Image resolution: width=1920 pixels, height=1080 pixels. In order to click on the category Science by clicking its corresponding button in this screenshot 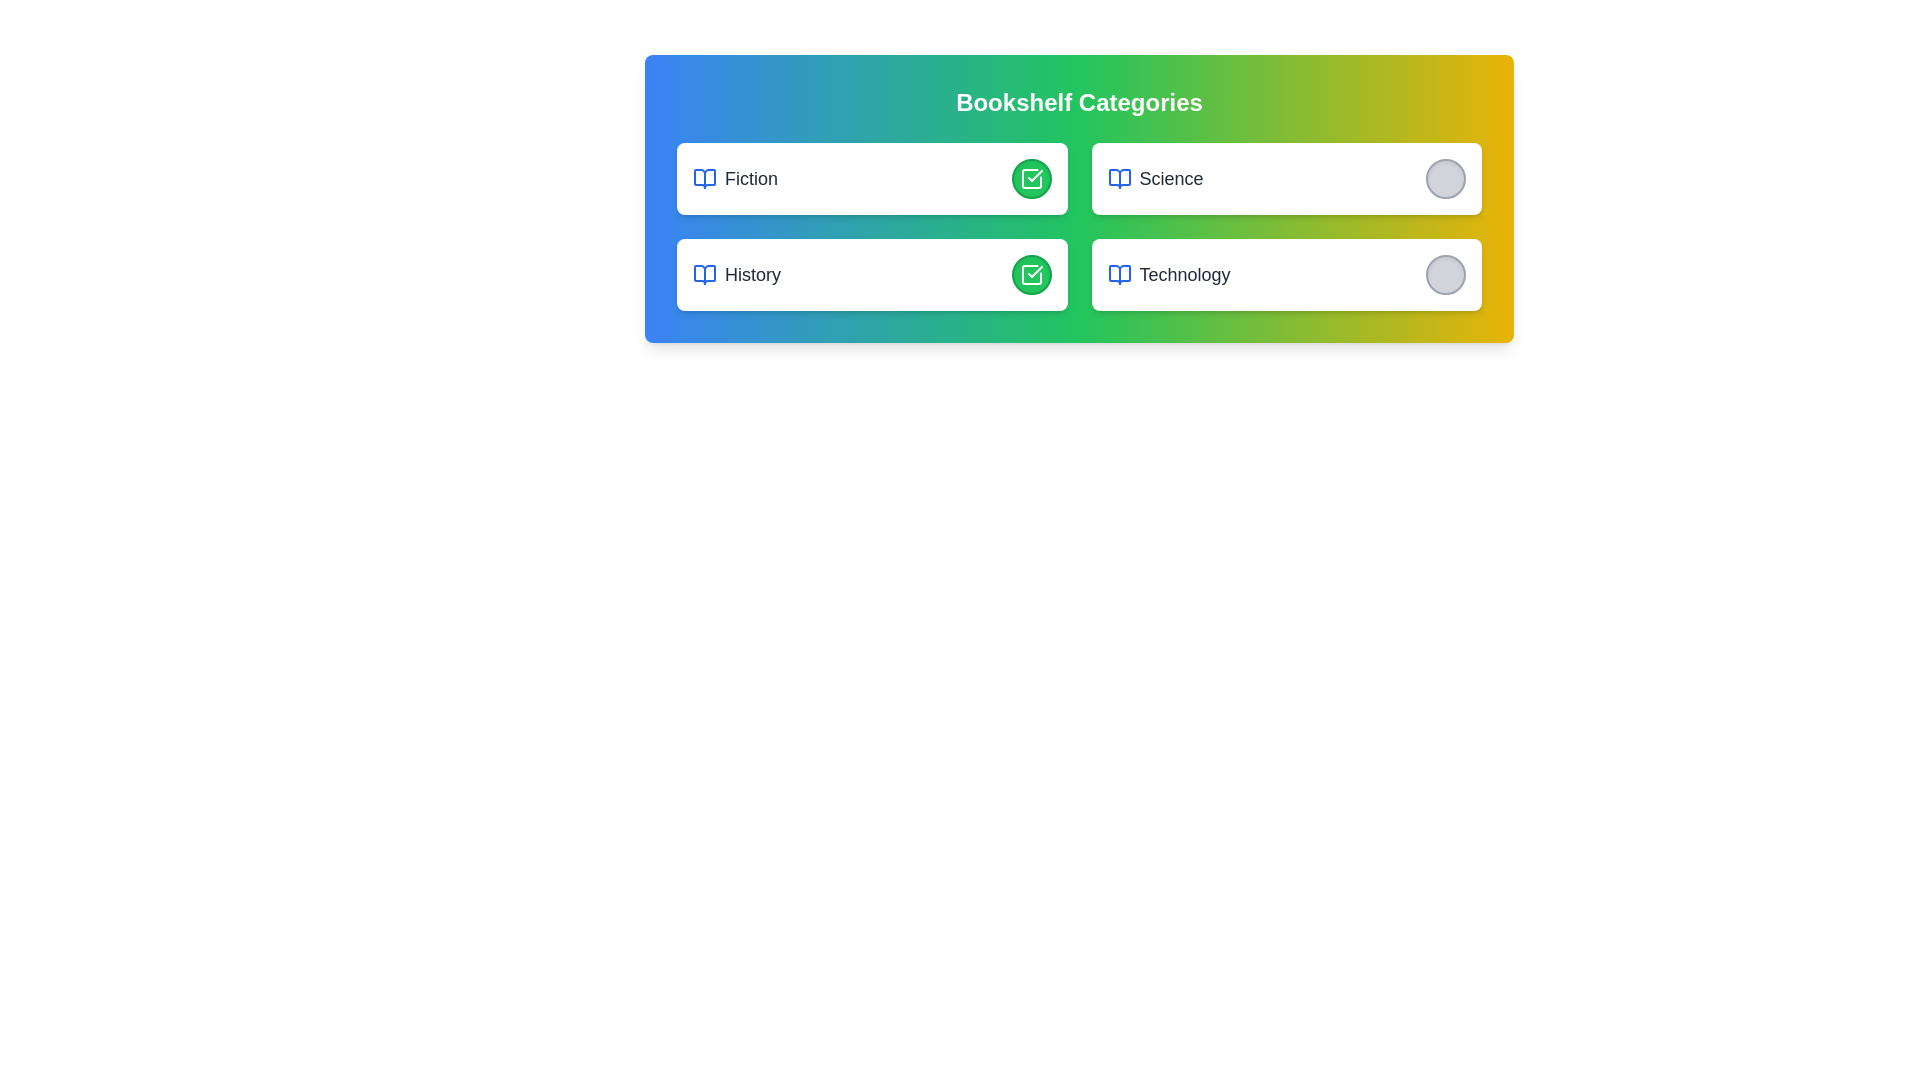, I will do `click(1445, 177)`.